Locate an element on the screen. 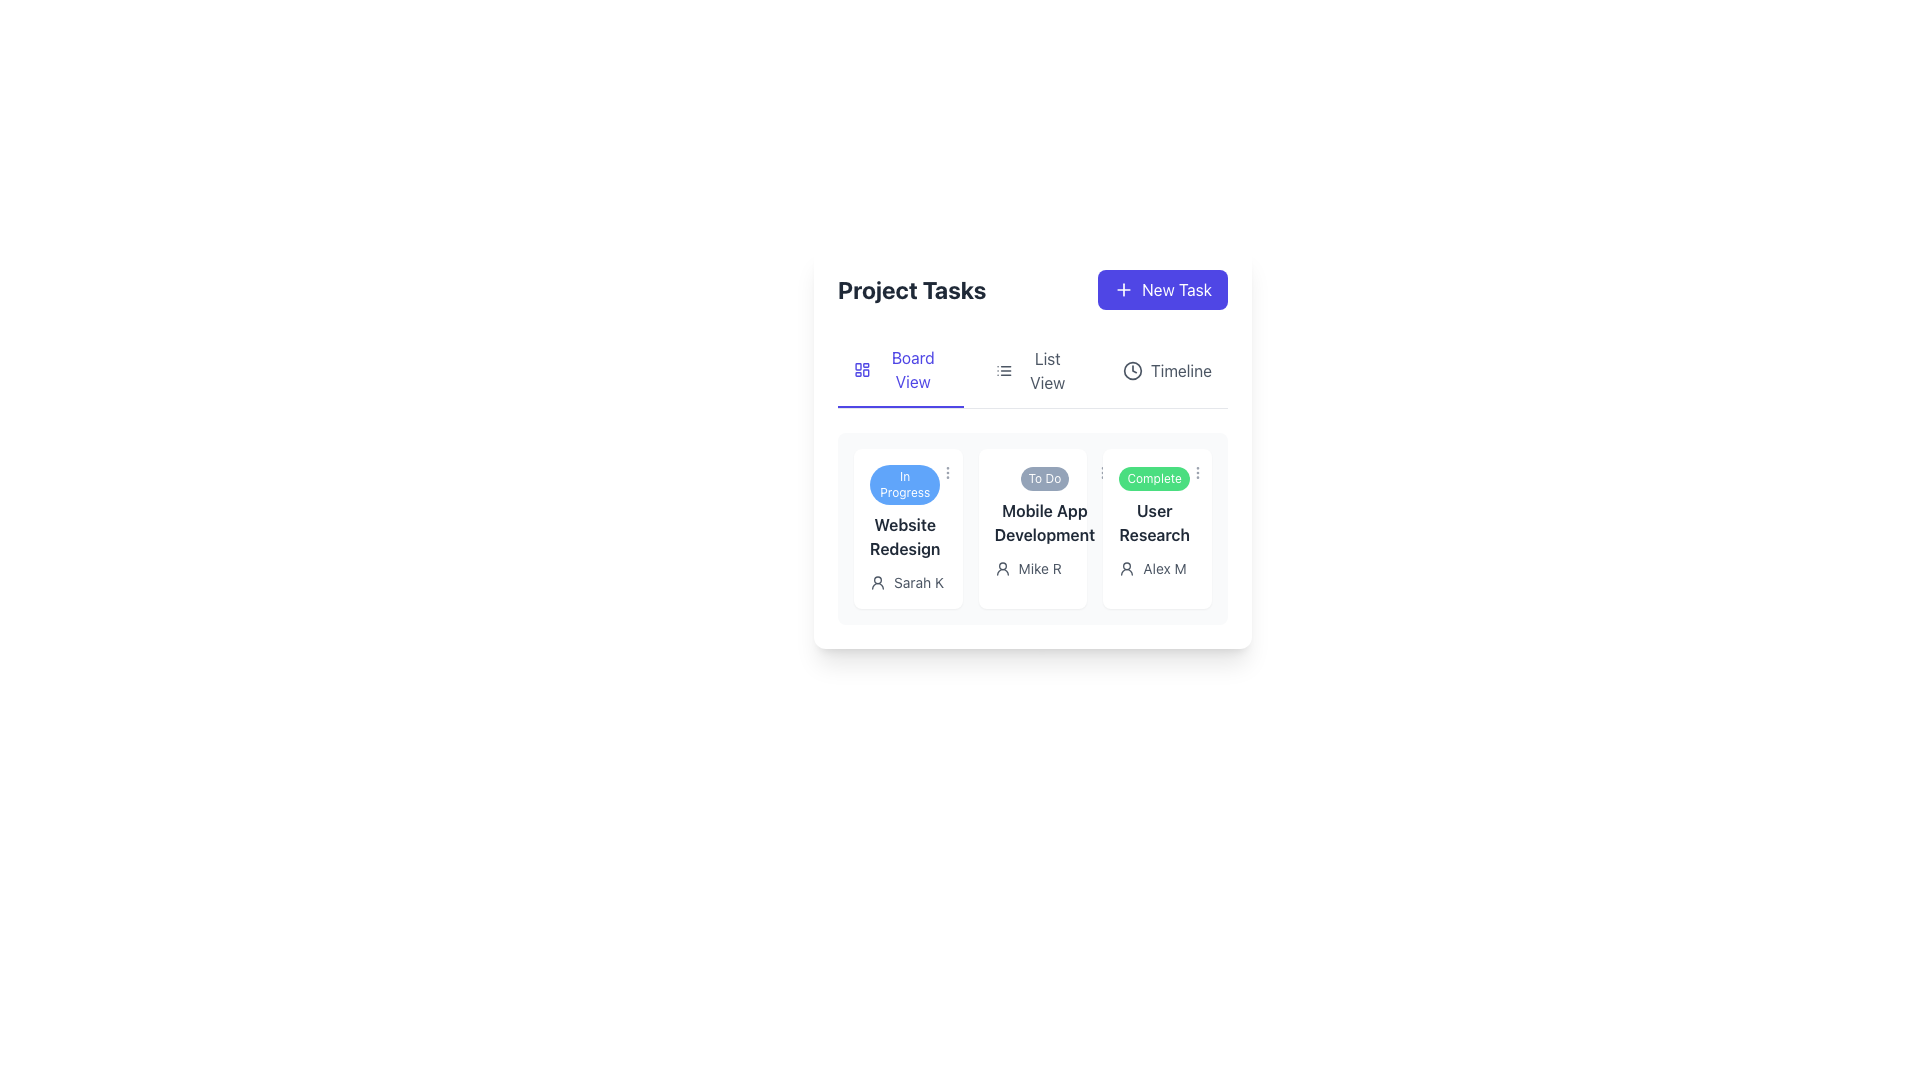  the task card labeled 'User Research' with a status indicator 'Complete' located in the 'Project Tasks' section under 'Board View', specifically the third card in the horizontal sequence is located at coordinates (1154, 504).